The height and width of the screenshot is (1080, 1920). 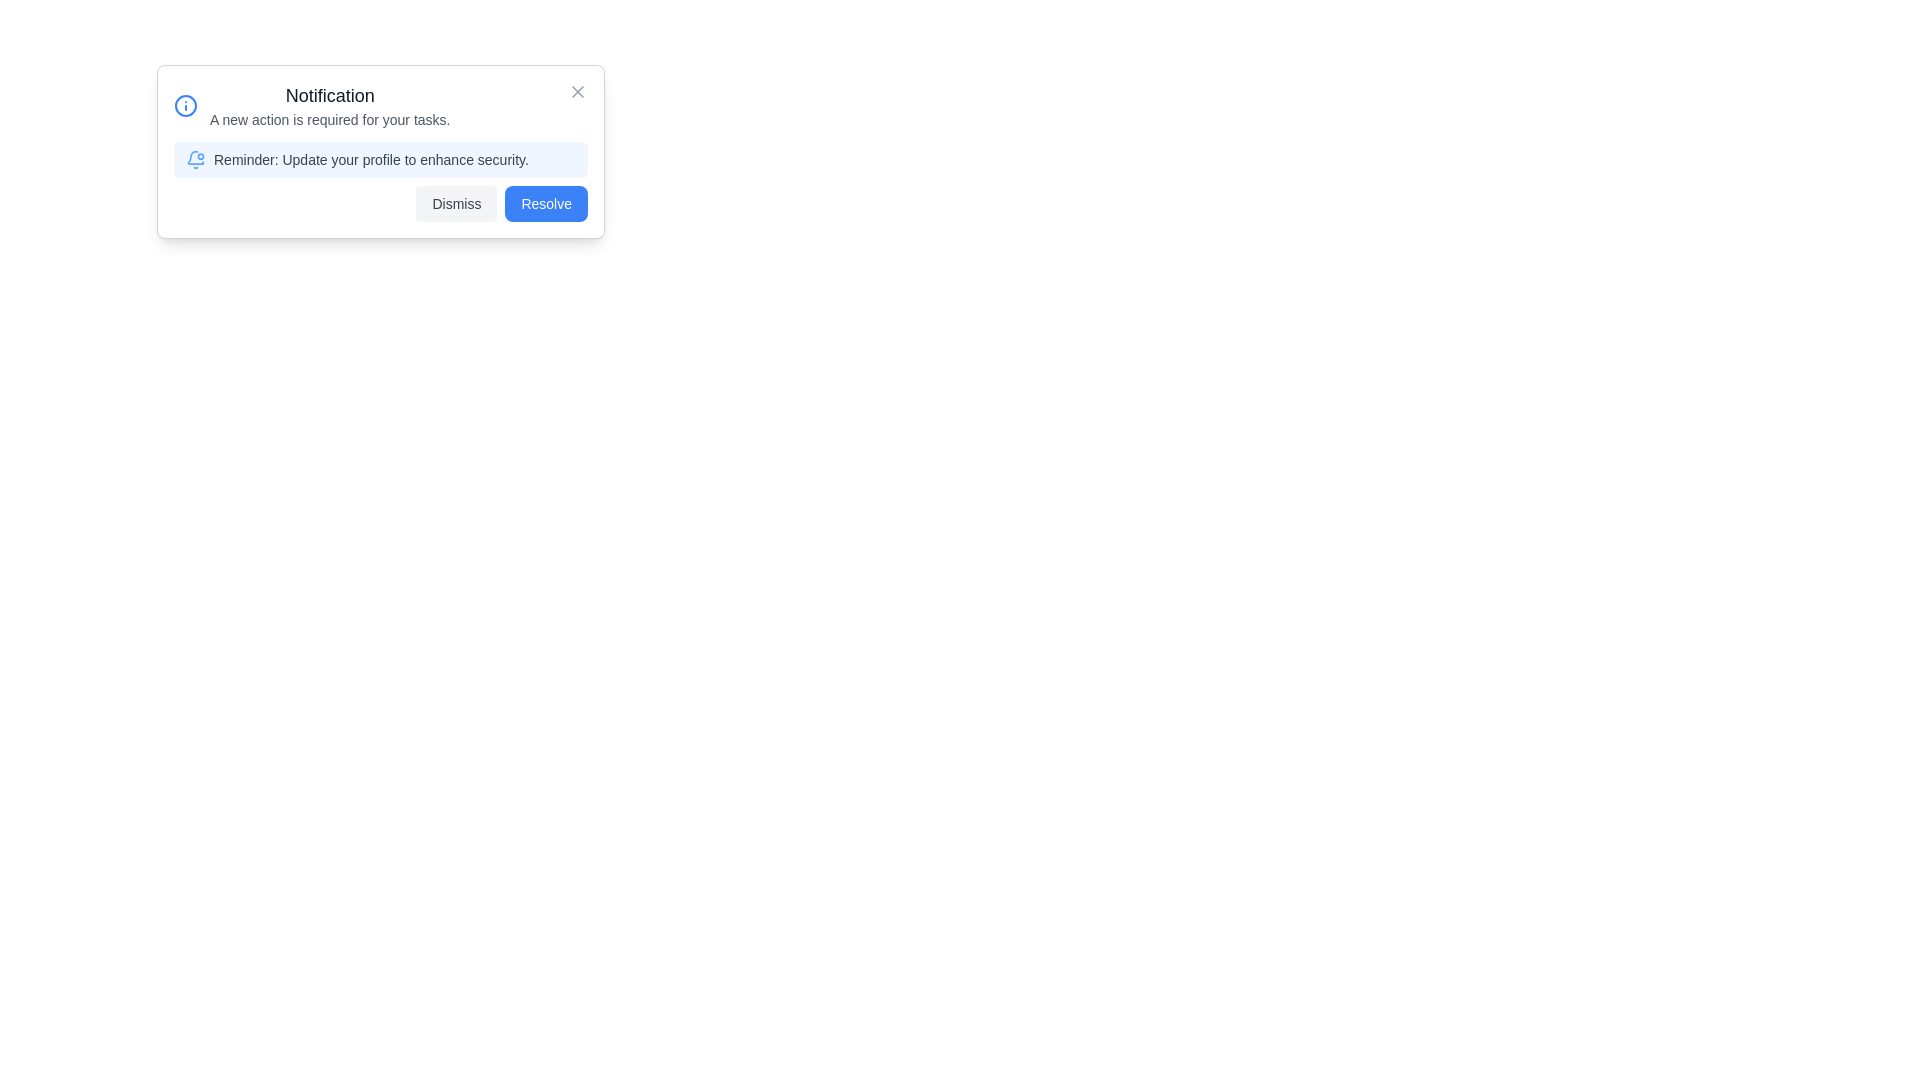 I want to click on the button located at the bottom-right of the notification popup to resolve the notification, which is positioned to the right of the 'Dismiss' button, so click(x=546, y=204).